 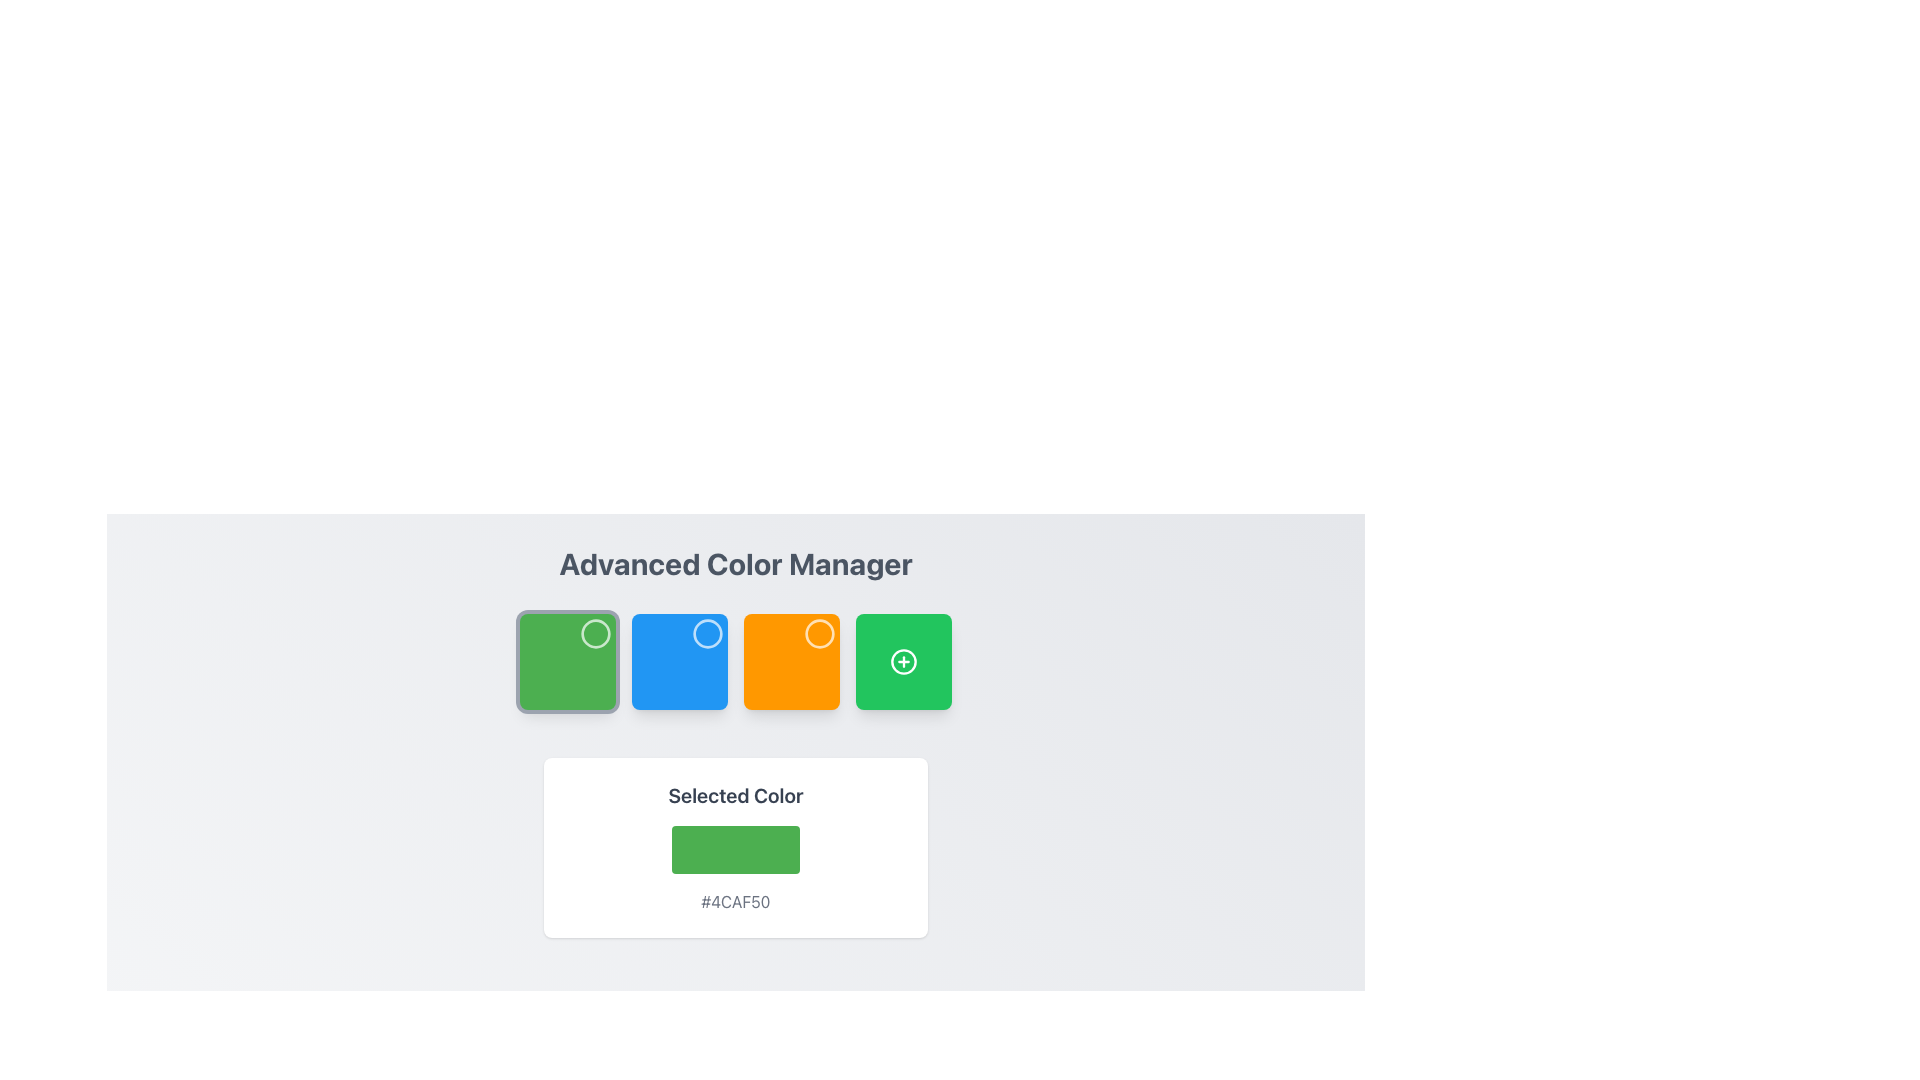 I want to click on the fourth button in the grid layout, which is positioned at the right edge, so click(x=902, y=662).